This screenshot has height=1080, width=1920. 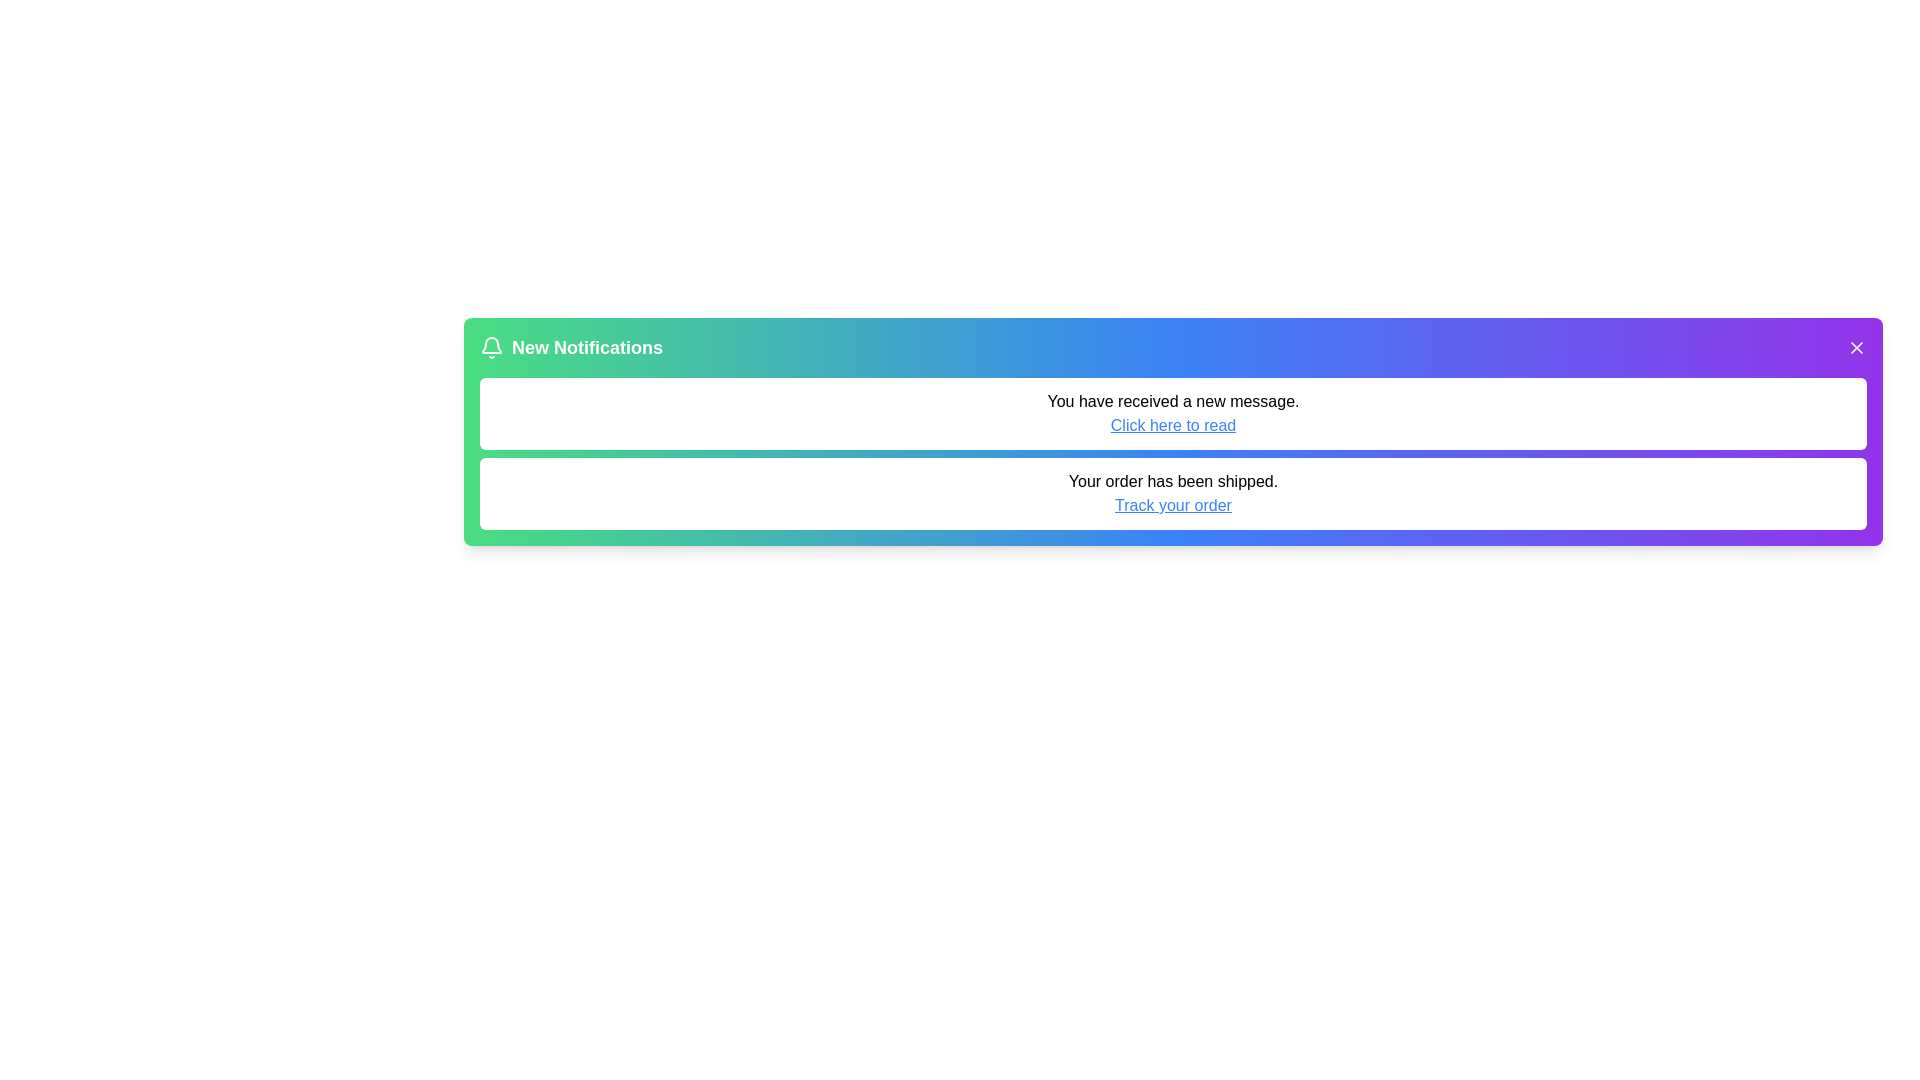 I want to click on the 'Track your order' link, which is a clickable text link styled with blue font color and an underline, located in the bottom section of a larger notification panel below the message 'Your order has been shipped.', so click(x=1173, y=504).